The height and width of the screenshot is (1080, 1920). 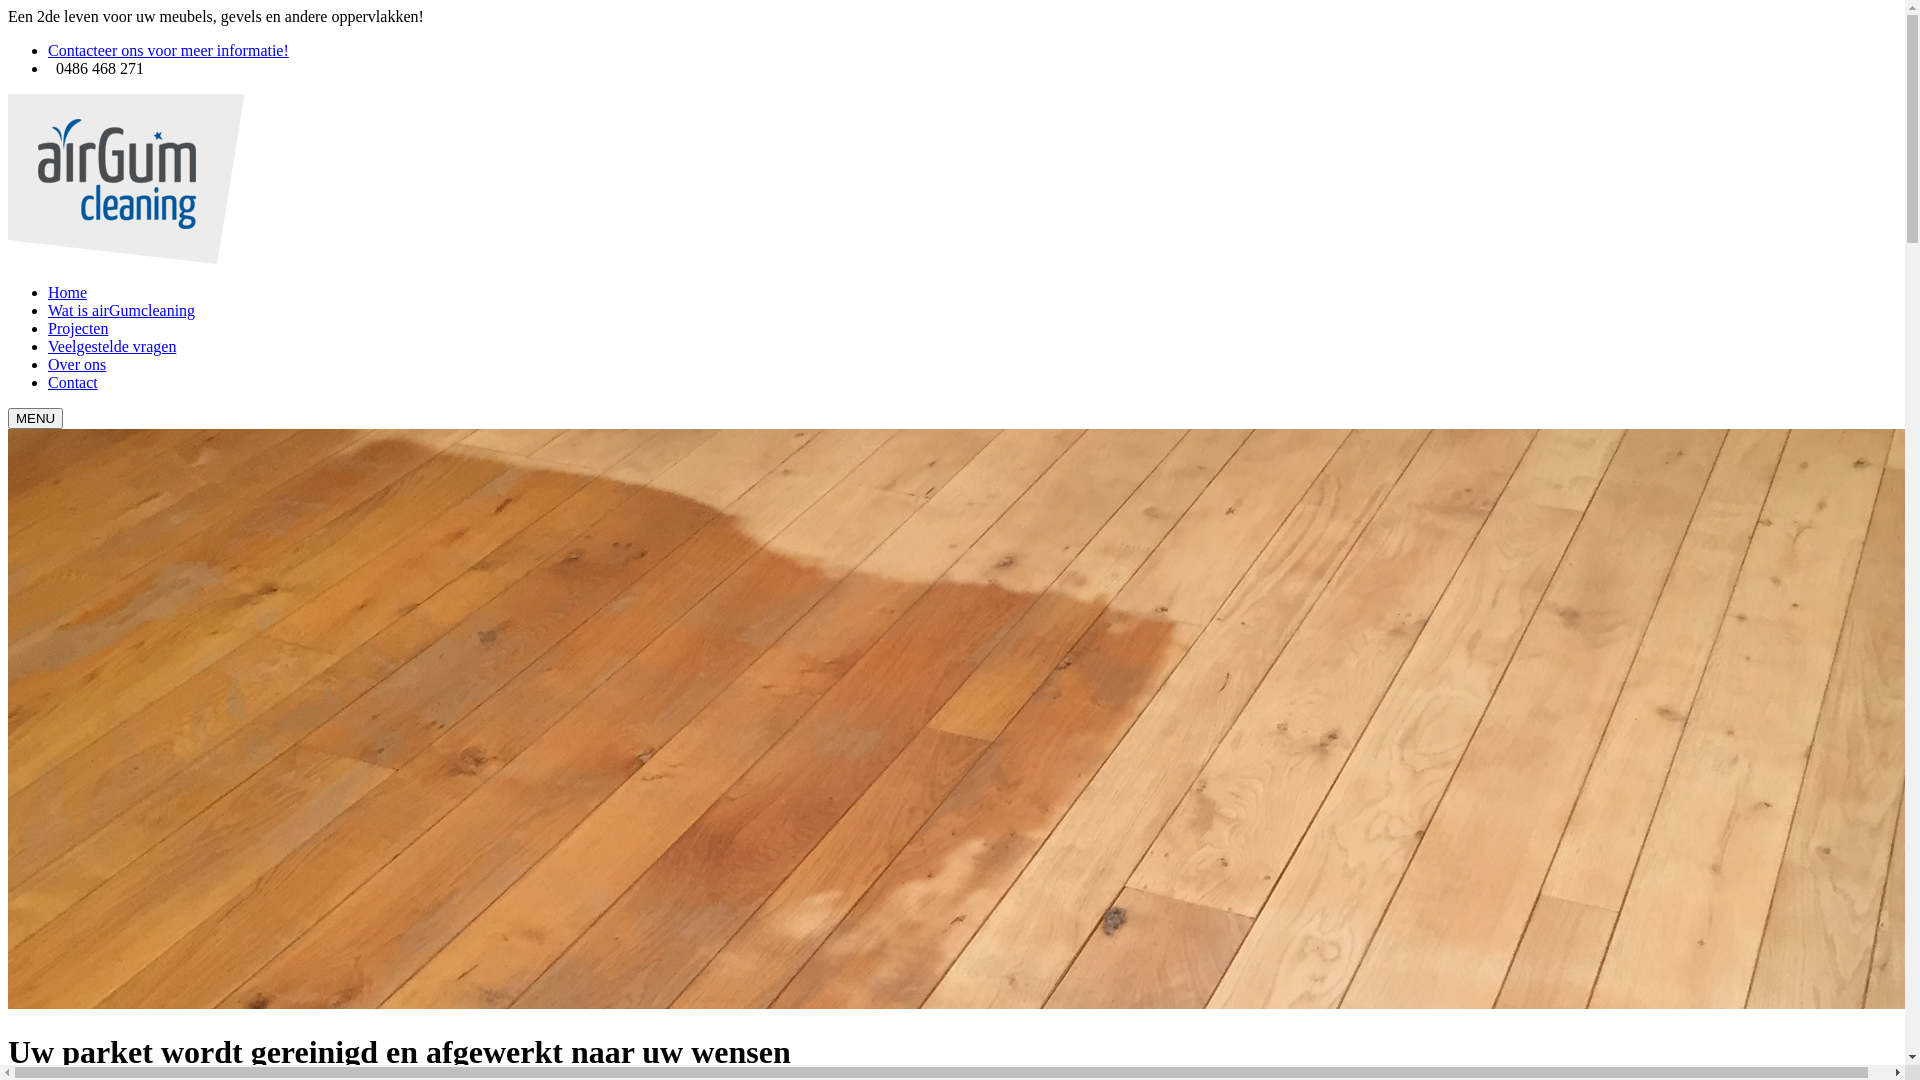 I want to click on 'Veelgestelde vragen', so click(x=110, y=345).